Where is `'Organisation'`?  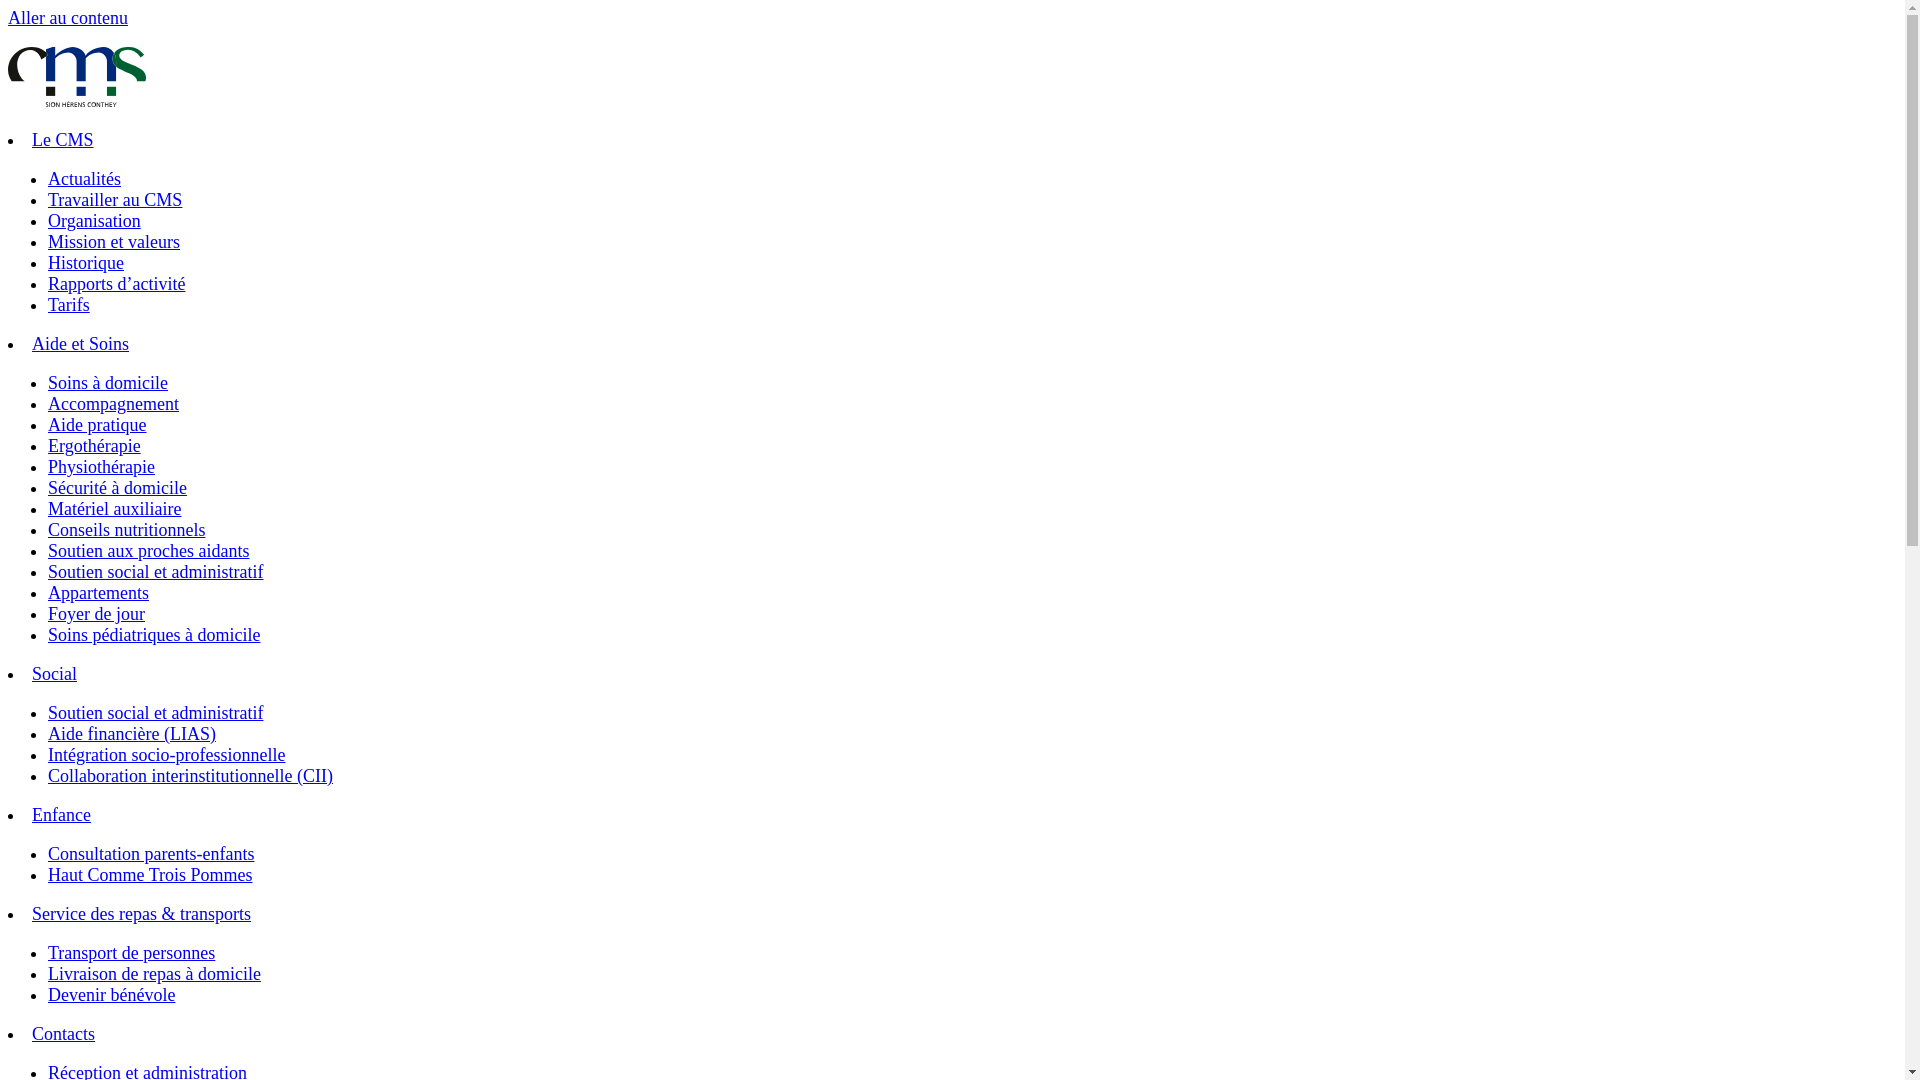 'Organisation' is located at coordinates (93, 220).